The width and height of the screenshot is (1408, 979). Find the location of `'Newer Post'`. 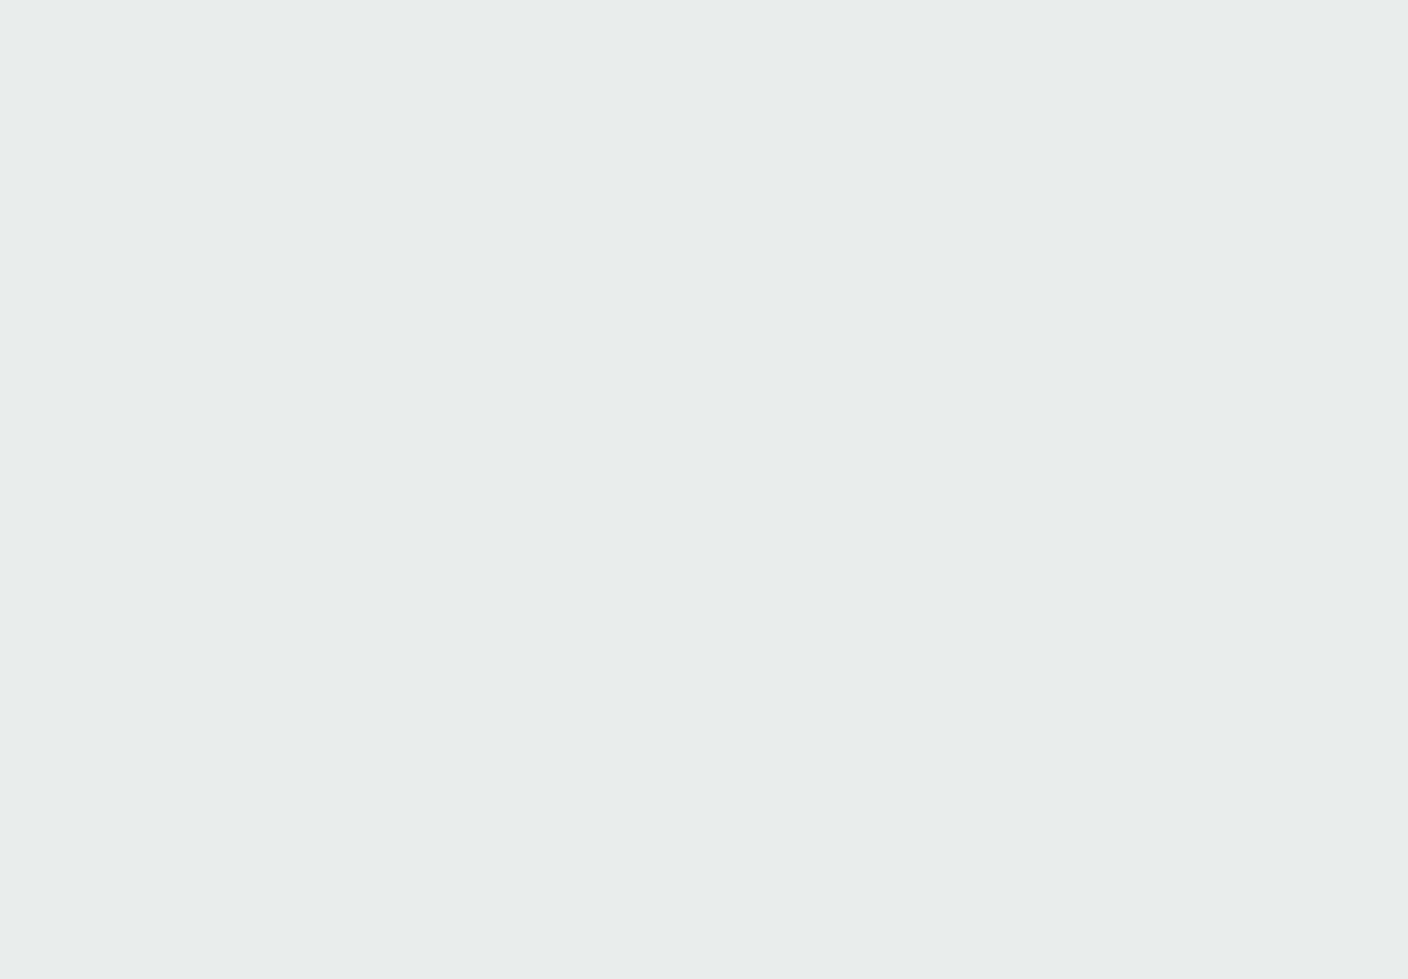

'Newer Post' is located at coordinates (78, 12).